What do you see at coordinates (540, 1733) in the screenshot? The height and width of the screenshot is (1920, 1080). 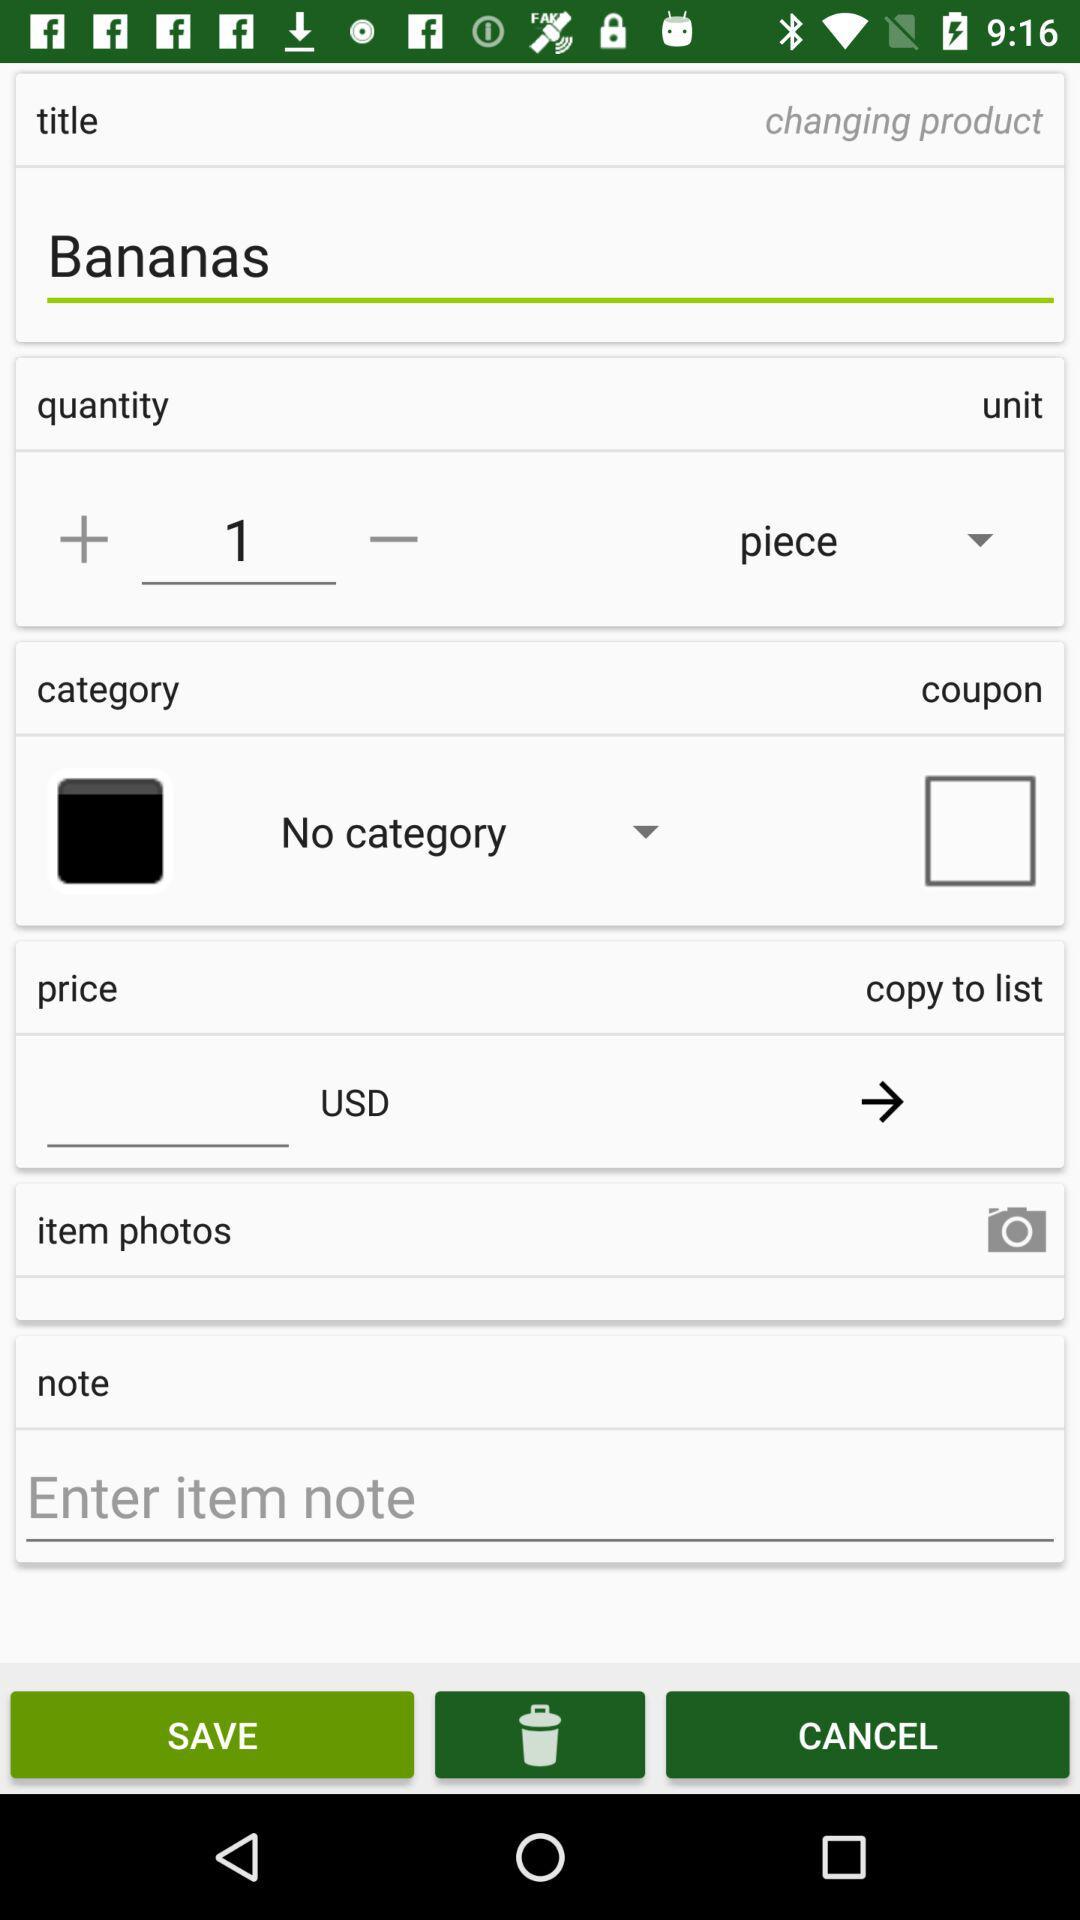 I see `the item next to cancel icon` at bounding box center [540, 1733].